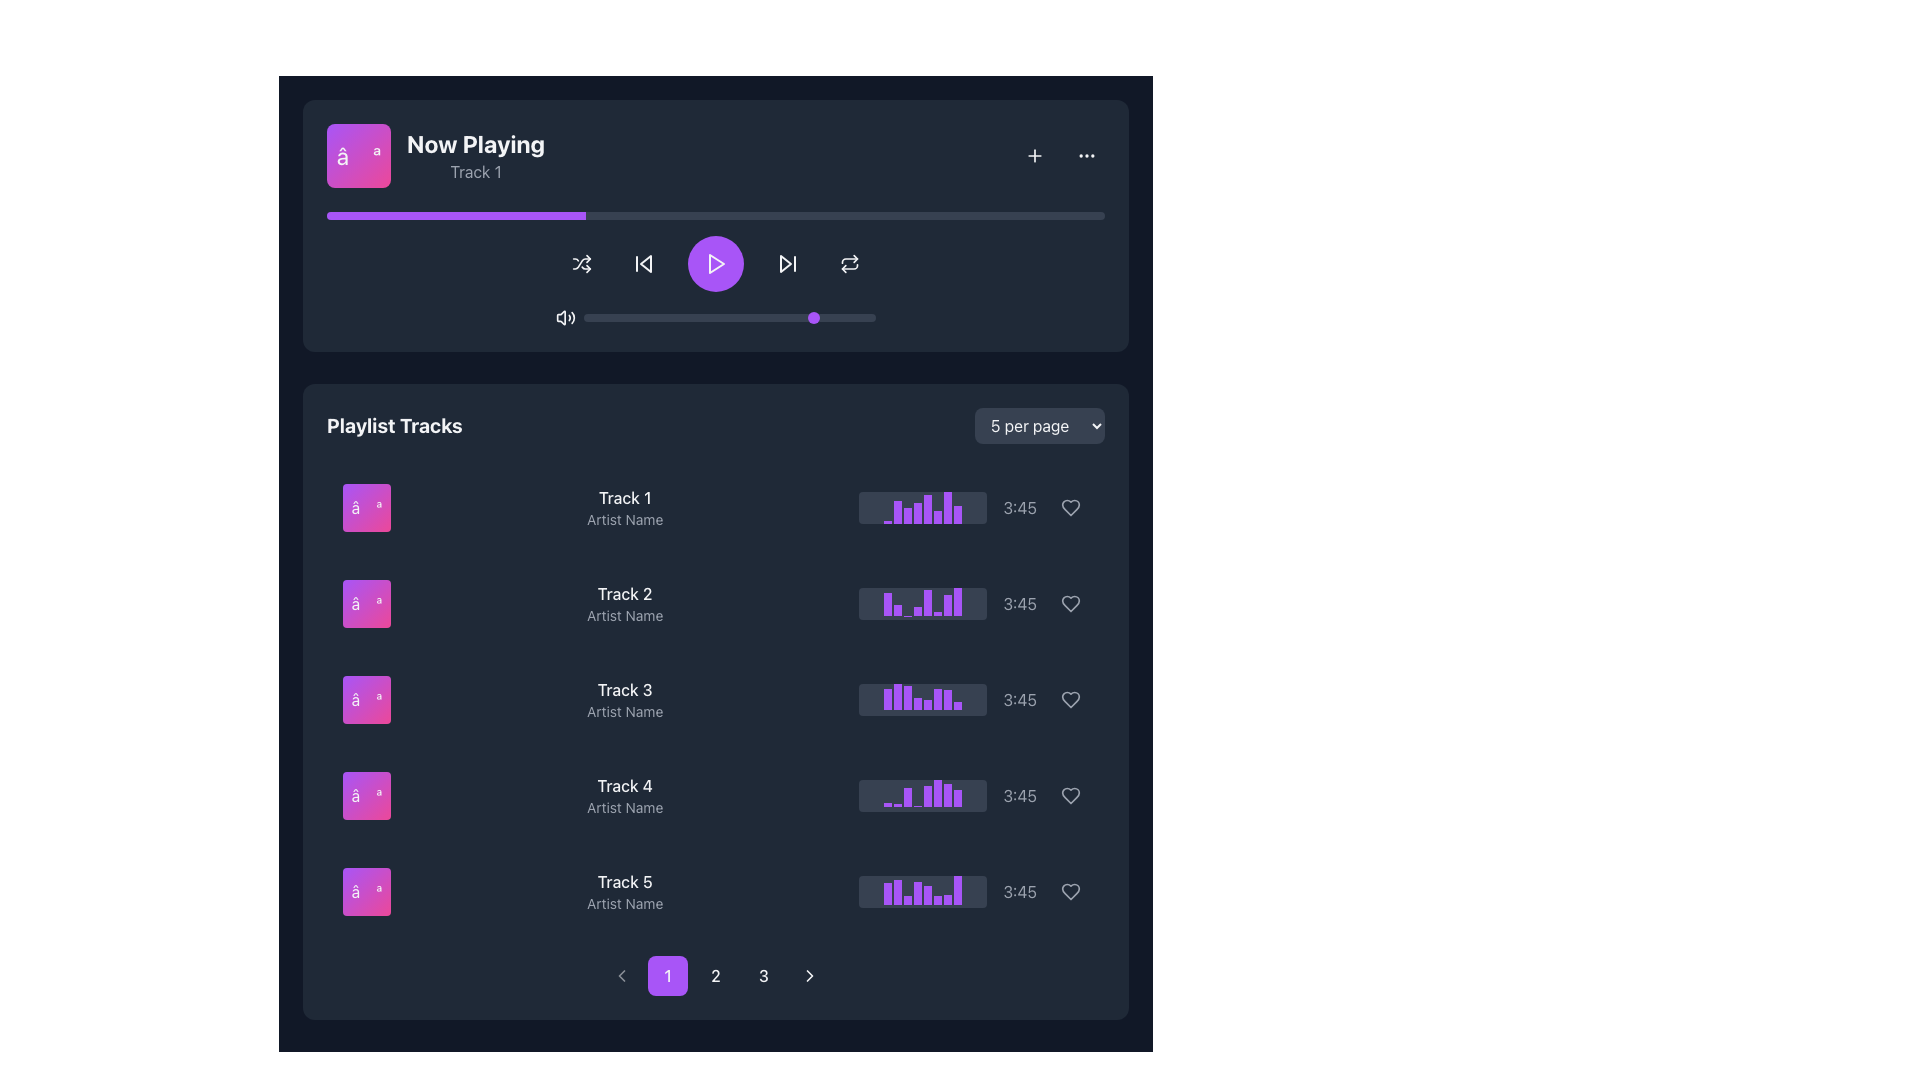 The image size is (1920, 1080). What do you see at coordinates (810, 974) in the screenshot?
I see `the rightmost chevron icon in the pagination control area` at bounding box center [810, 974].